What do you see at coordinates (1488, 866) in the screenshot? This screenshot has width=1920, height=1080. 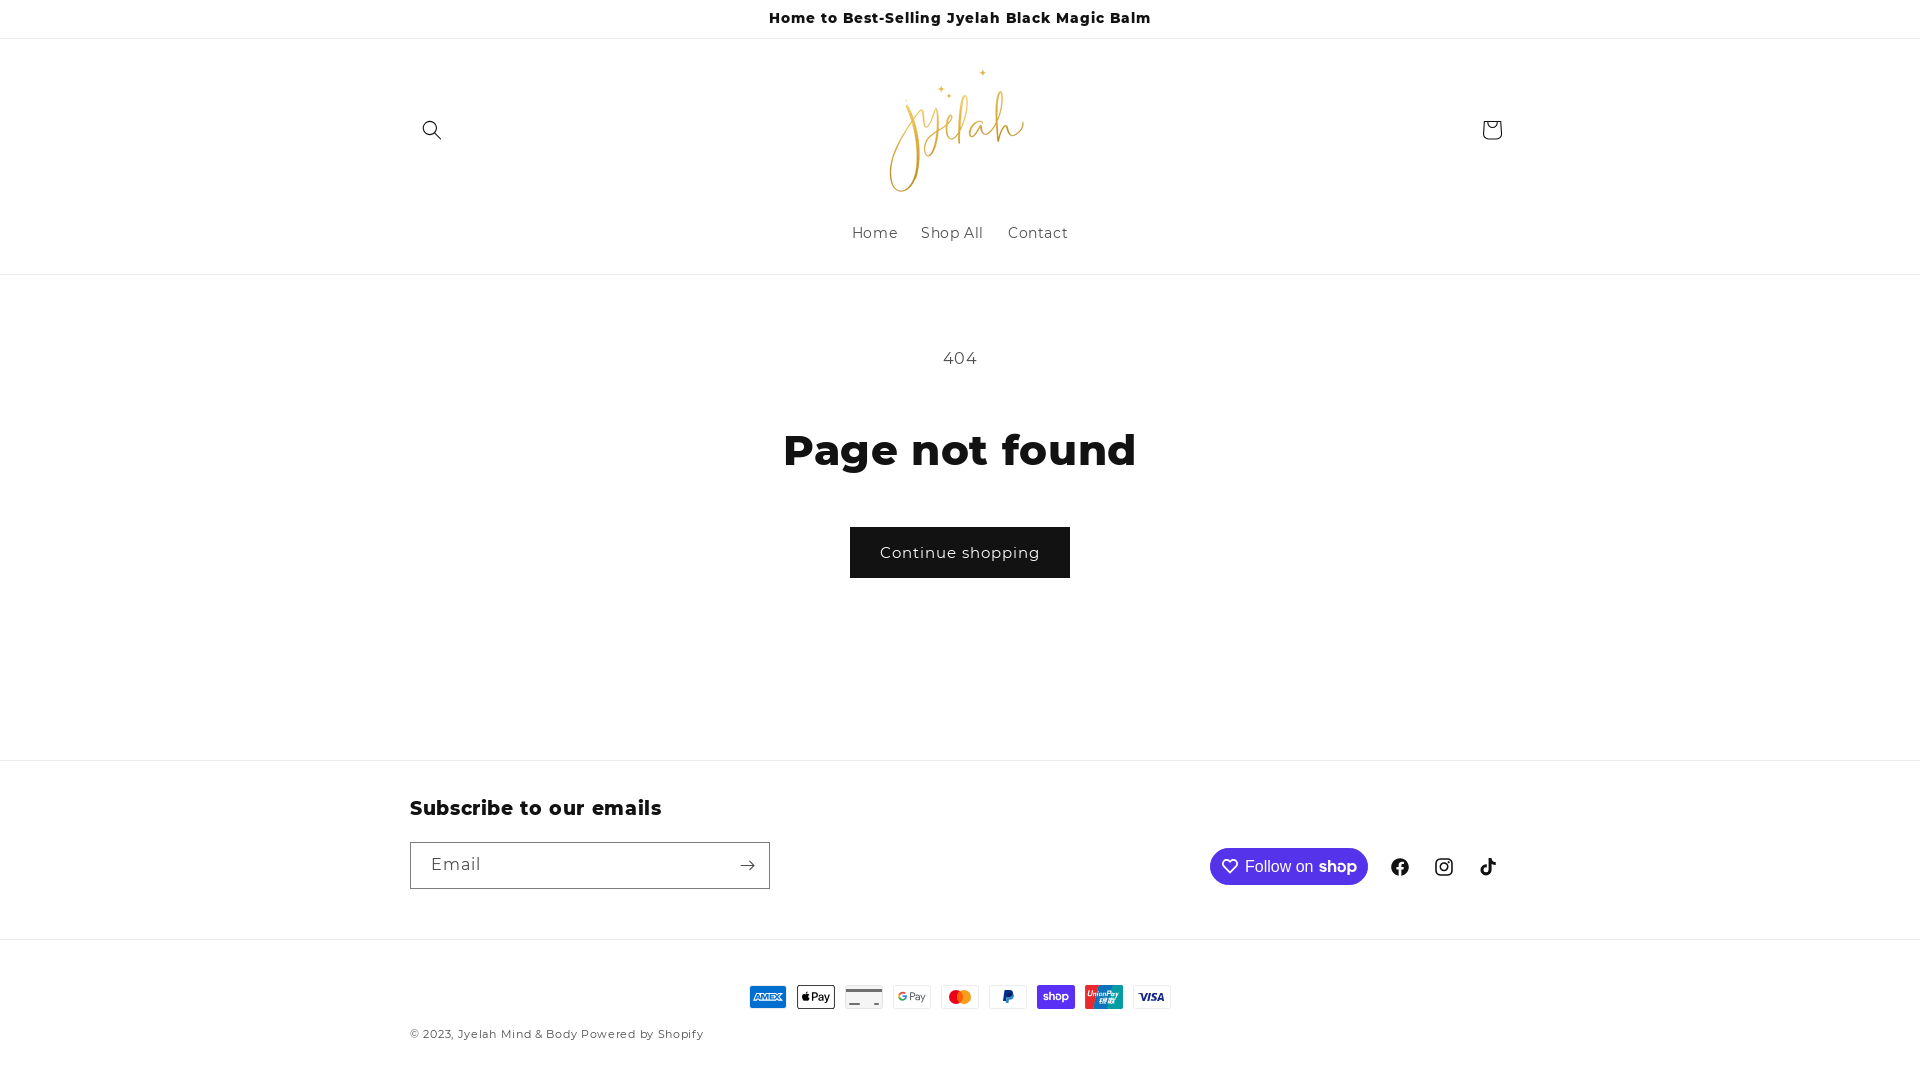 I see `'TikTok'` at bounding box center [1488, 866].